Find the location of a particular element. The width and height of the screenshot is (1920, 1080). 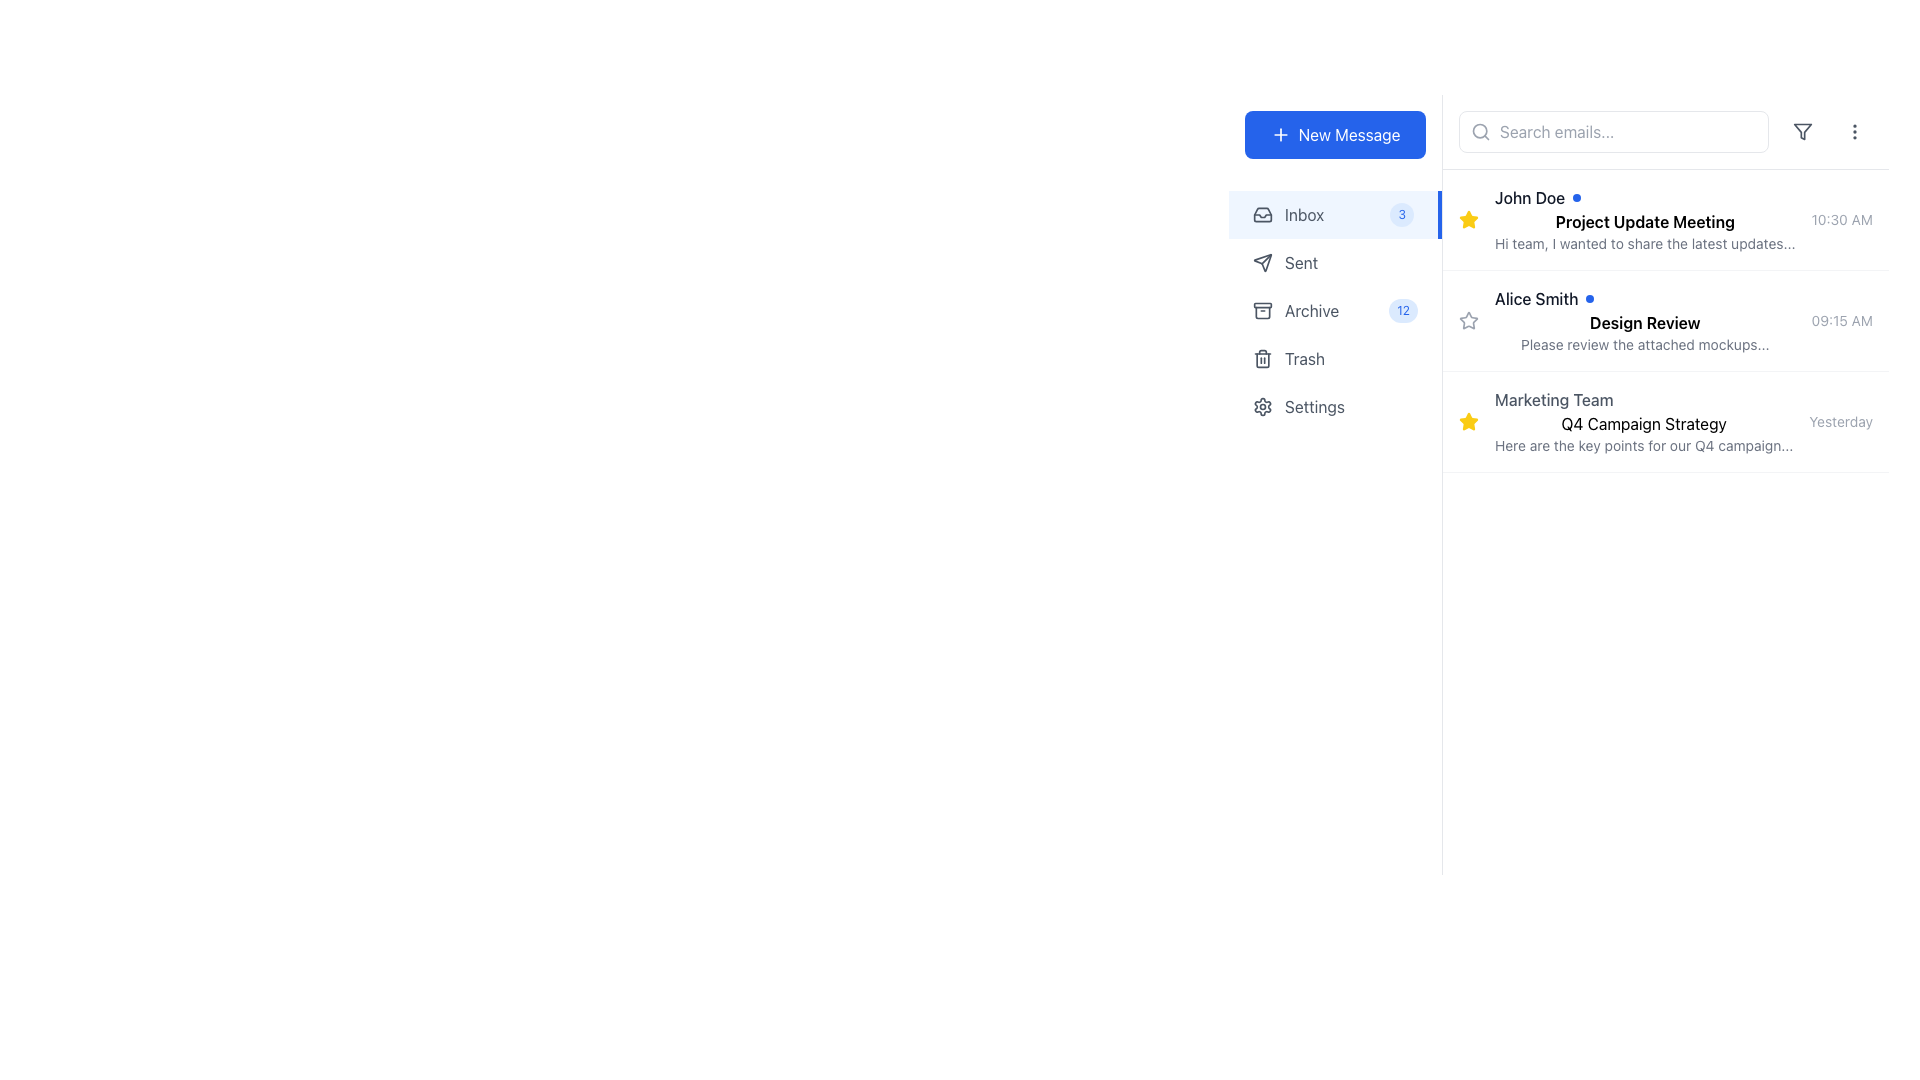

the gear icon in the settings menu located on the left sidebar, positioned below the 'Trash' option is located at coordinates (1261, 406).